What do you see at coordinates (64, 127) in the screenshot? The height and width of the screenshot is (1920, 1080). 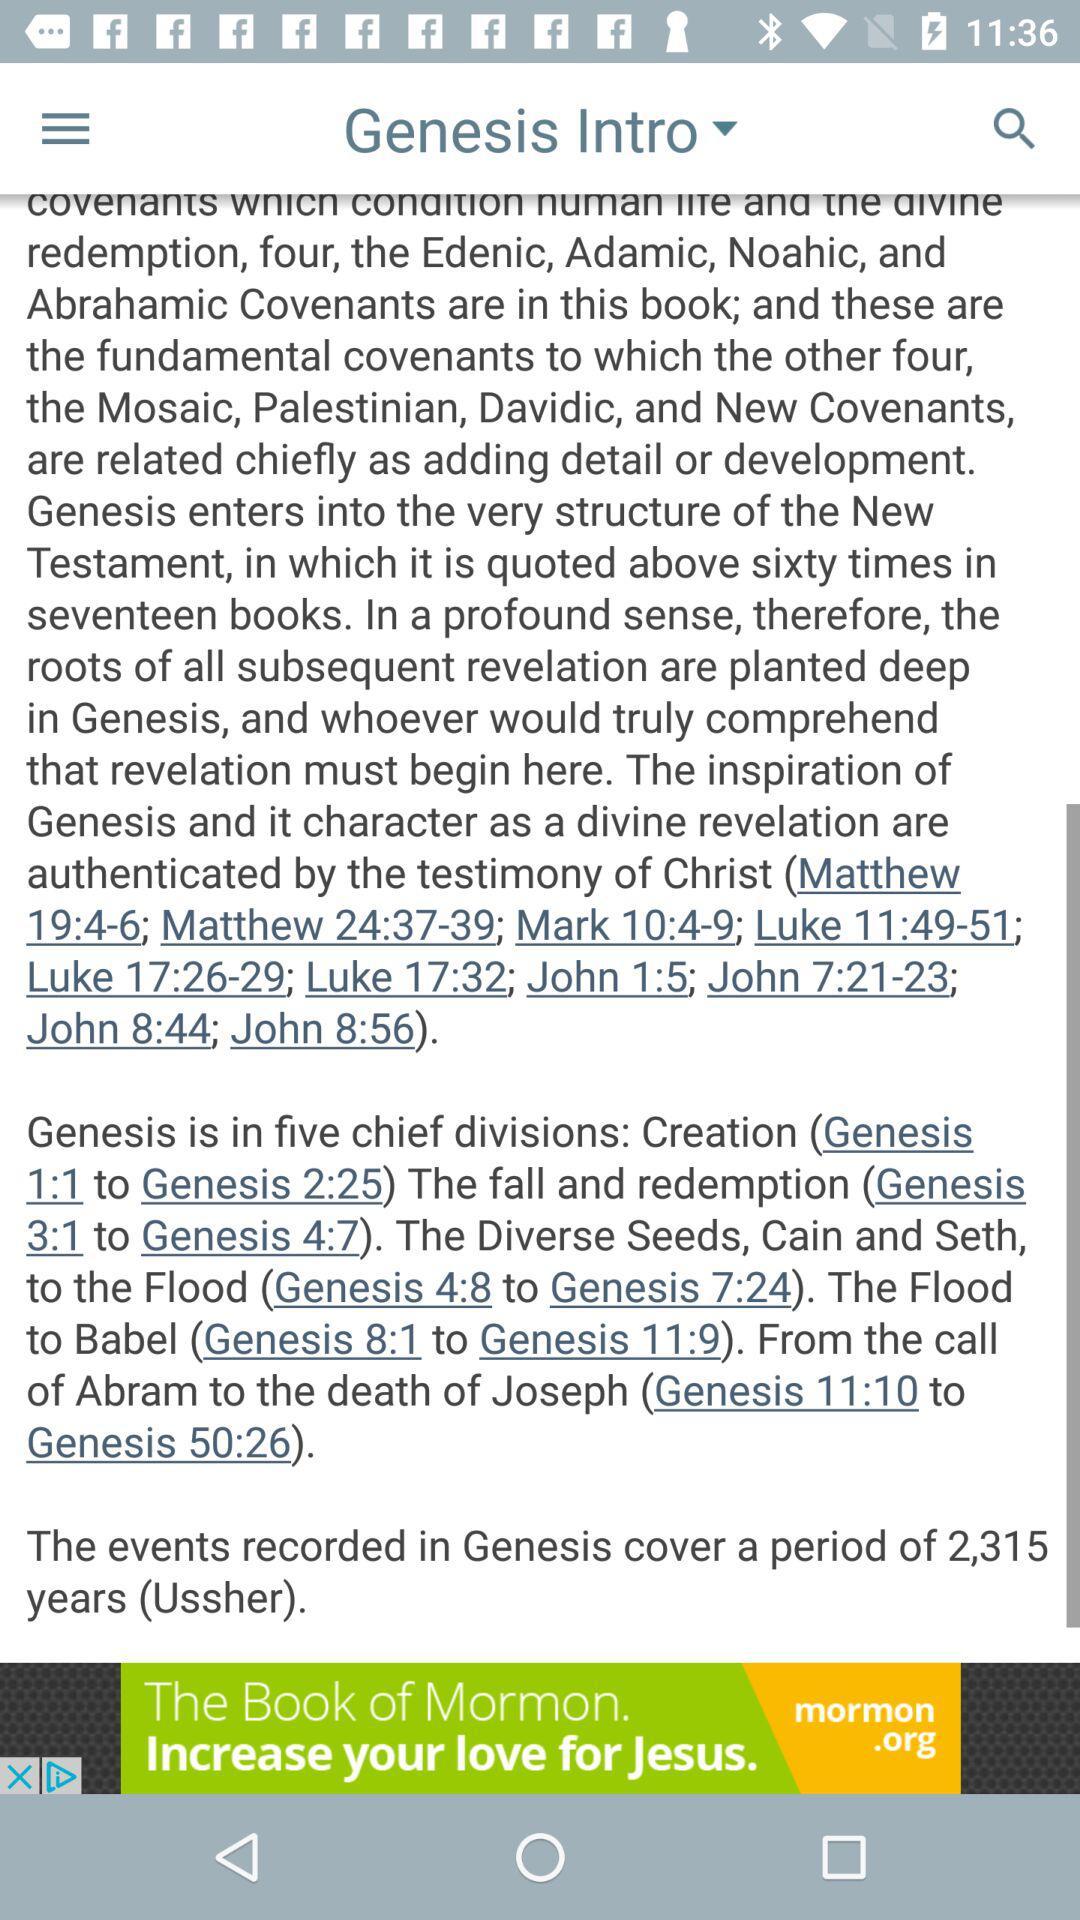 I see `the menu icon` at bounding box center [64, 127].